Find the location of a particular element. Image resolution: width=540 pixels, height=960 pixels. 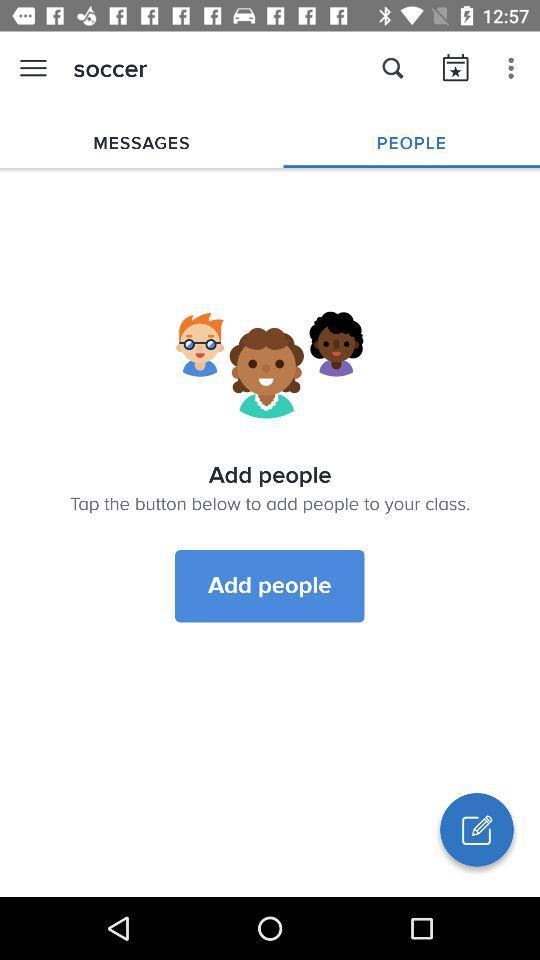

add people is located at coordinates (270, 586).